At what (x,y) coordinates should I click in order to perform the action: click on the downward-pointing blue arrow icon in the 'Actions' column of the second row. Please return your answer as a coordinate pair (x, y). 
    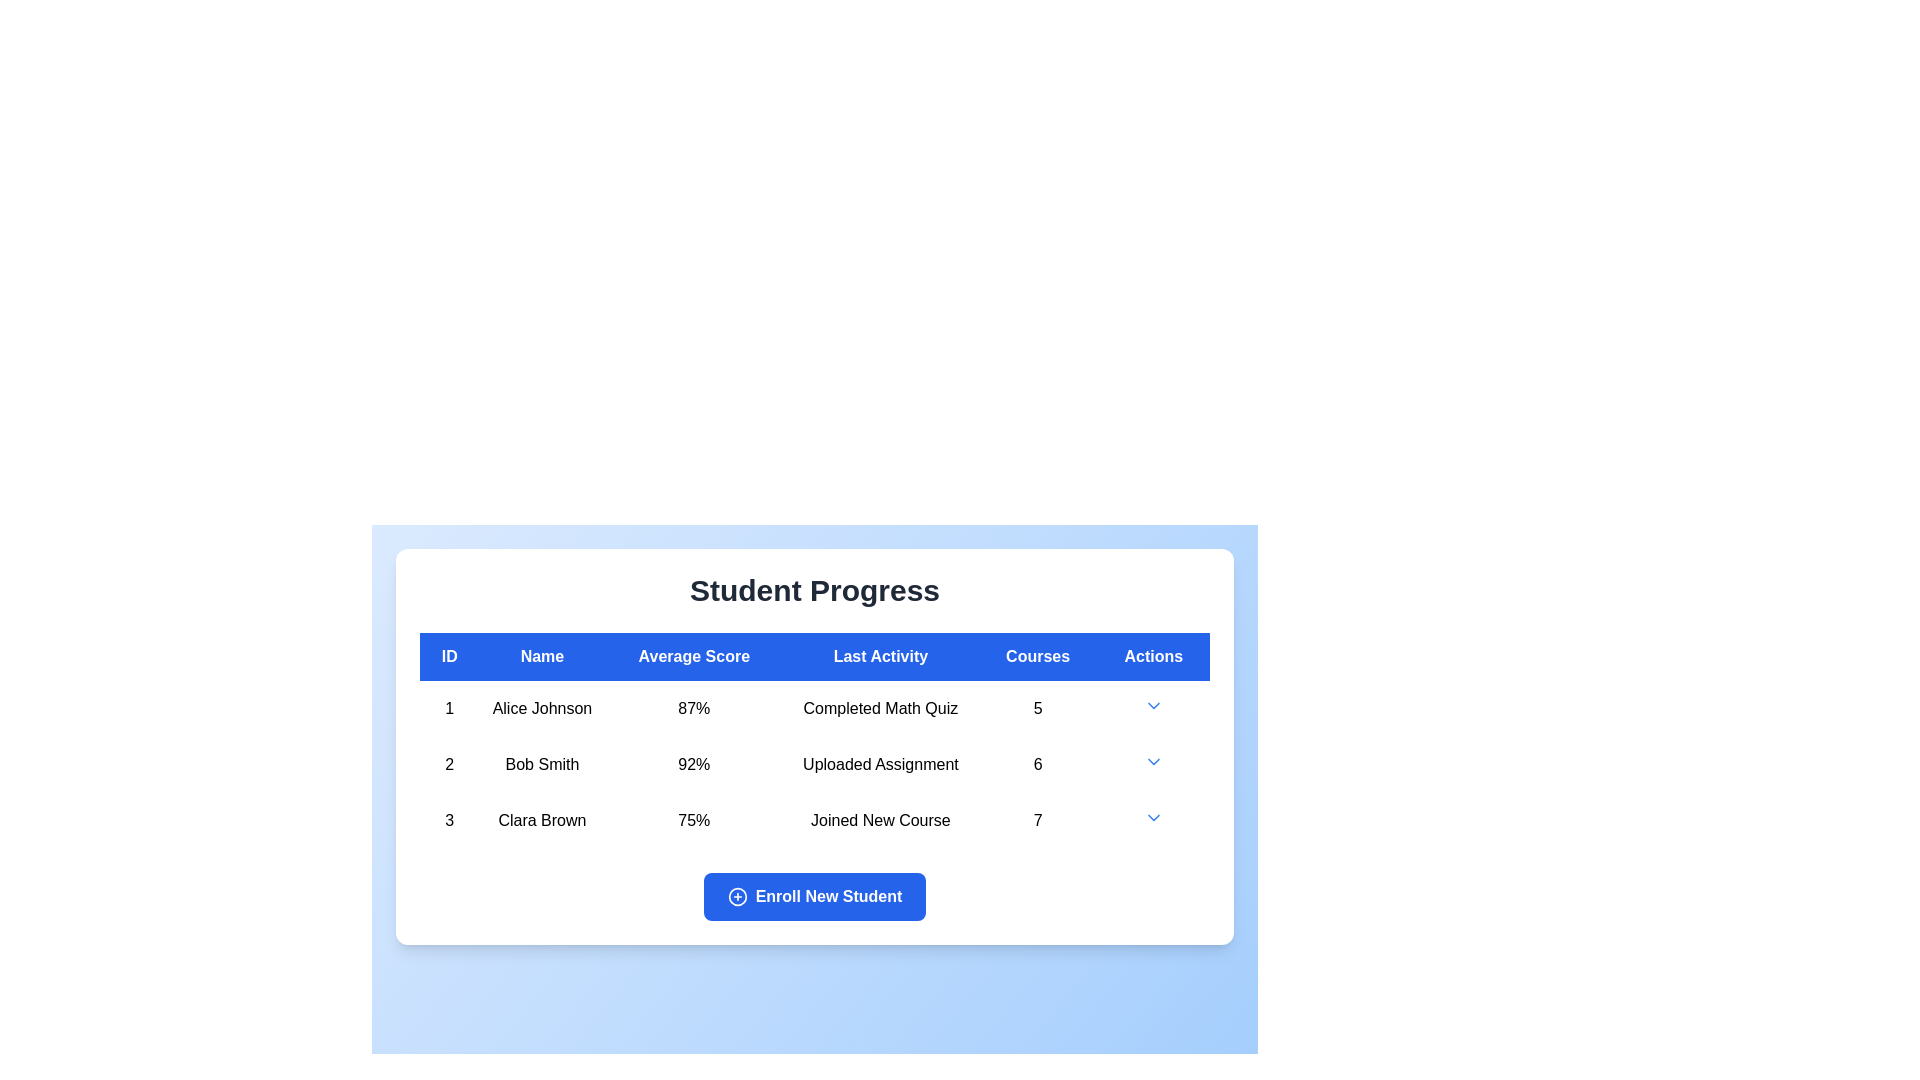
    Looking at the image, I should click on (1153, 761).